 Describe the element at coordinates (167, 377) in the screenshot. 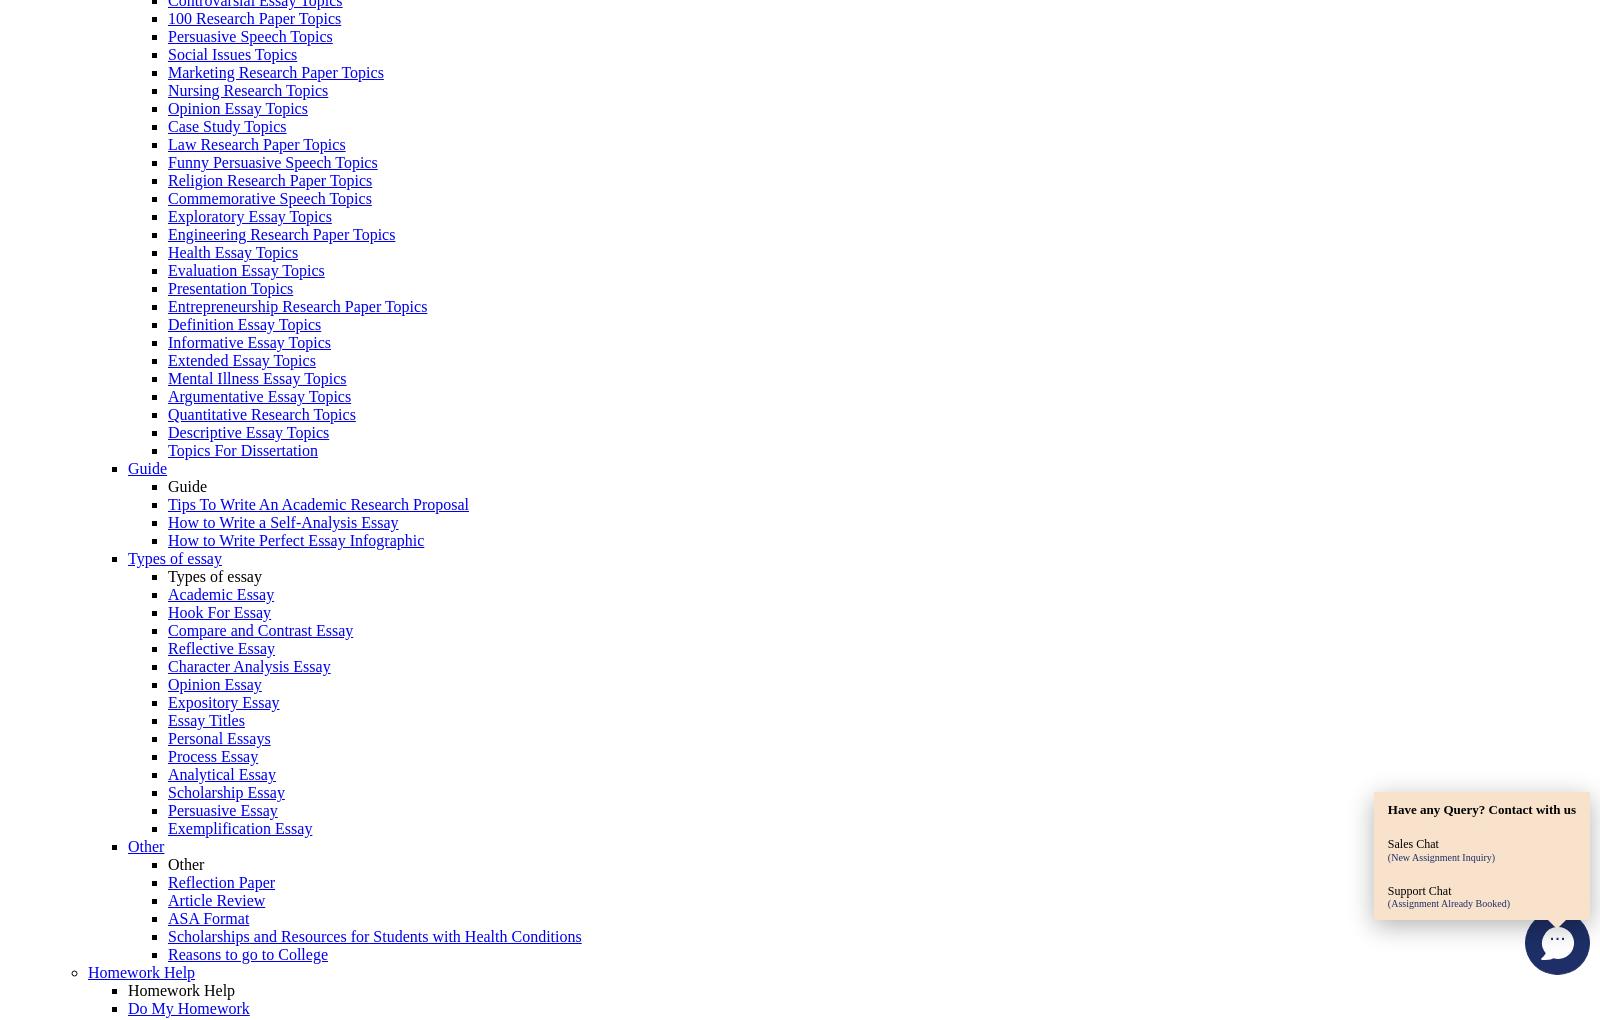

I see `'Mental Illness Essay Topics'` at that location.